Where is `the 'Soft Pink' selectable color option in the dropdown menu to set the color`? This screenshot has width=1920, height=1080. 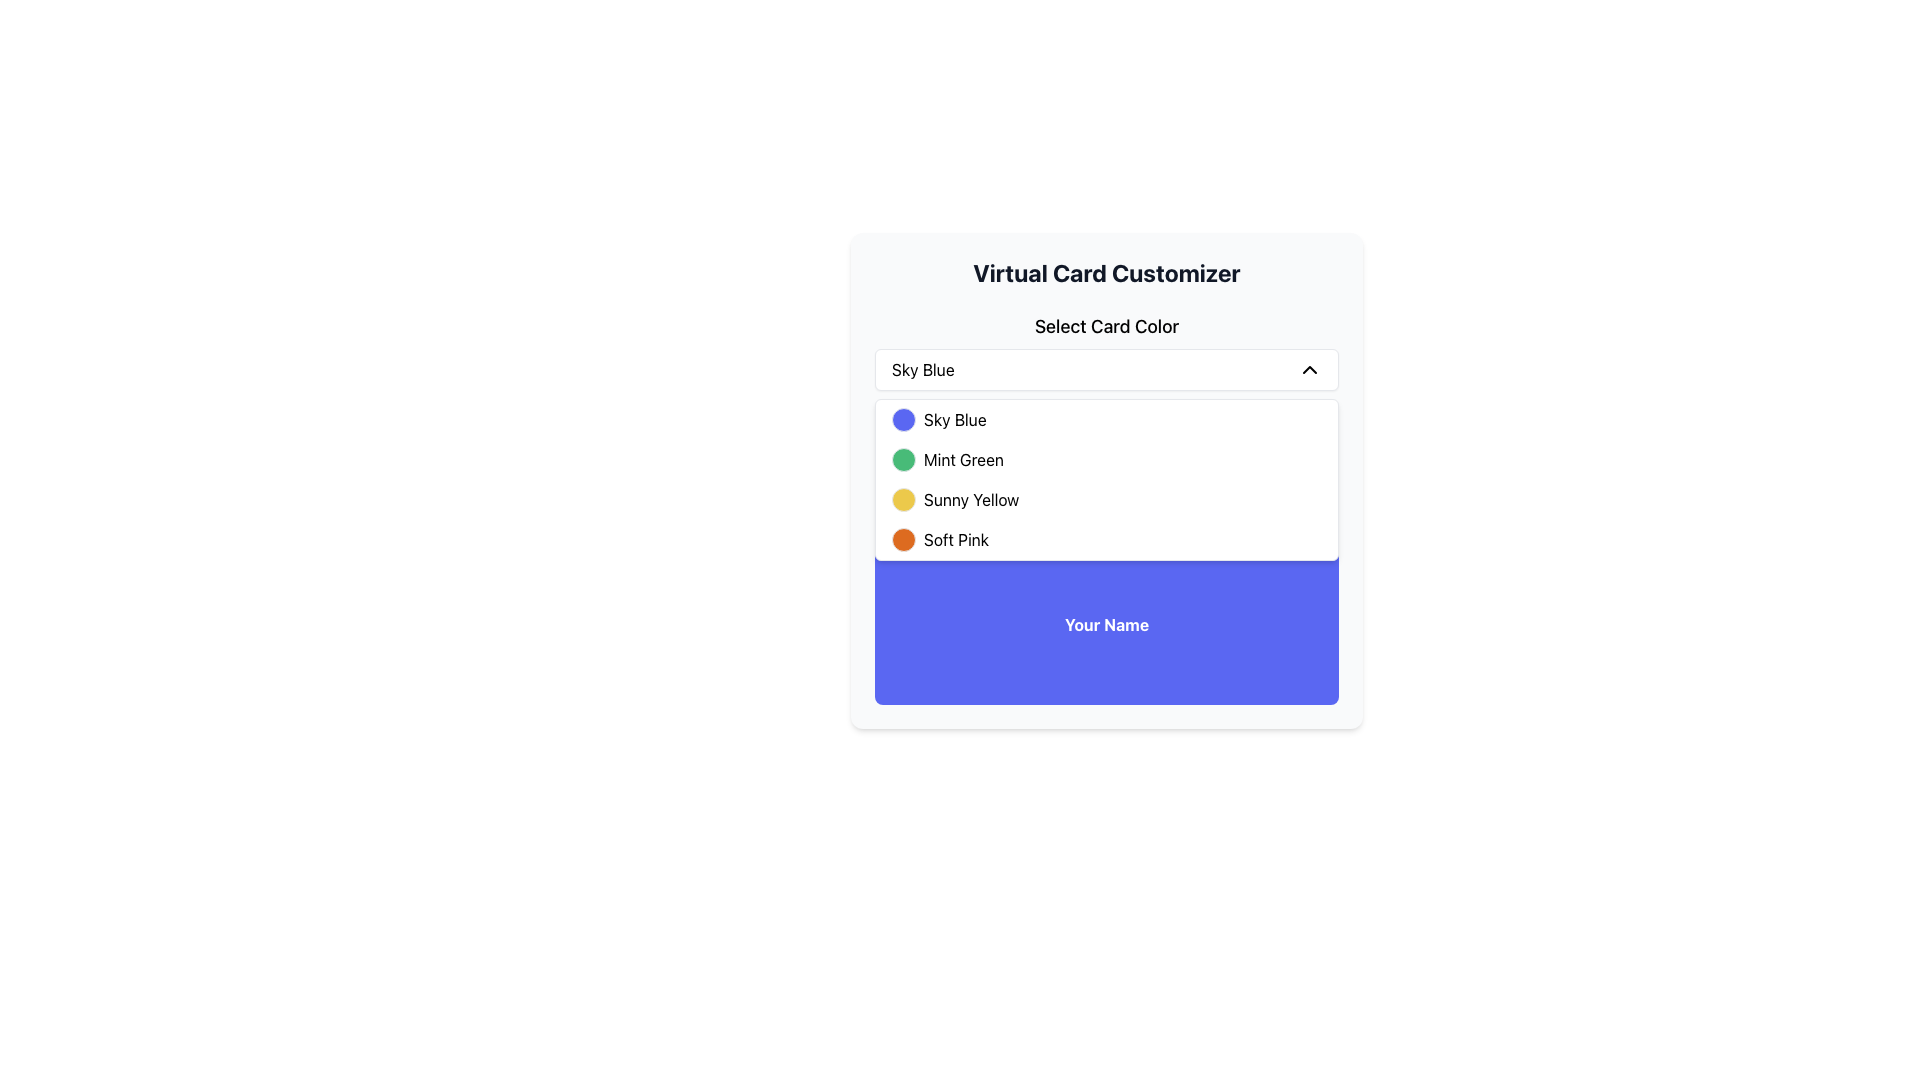
the 'Soft Pink' selectable color option in the dropdown menu to set the color is located at coordinates (955, 540).